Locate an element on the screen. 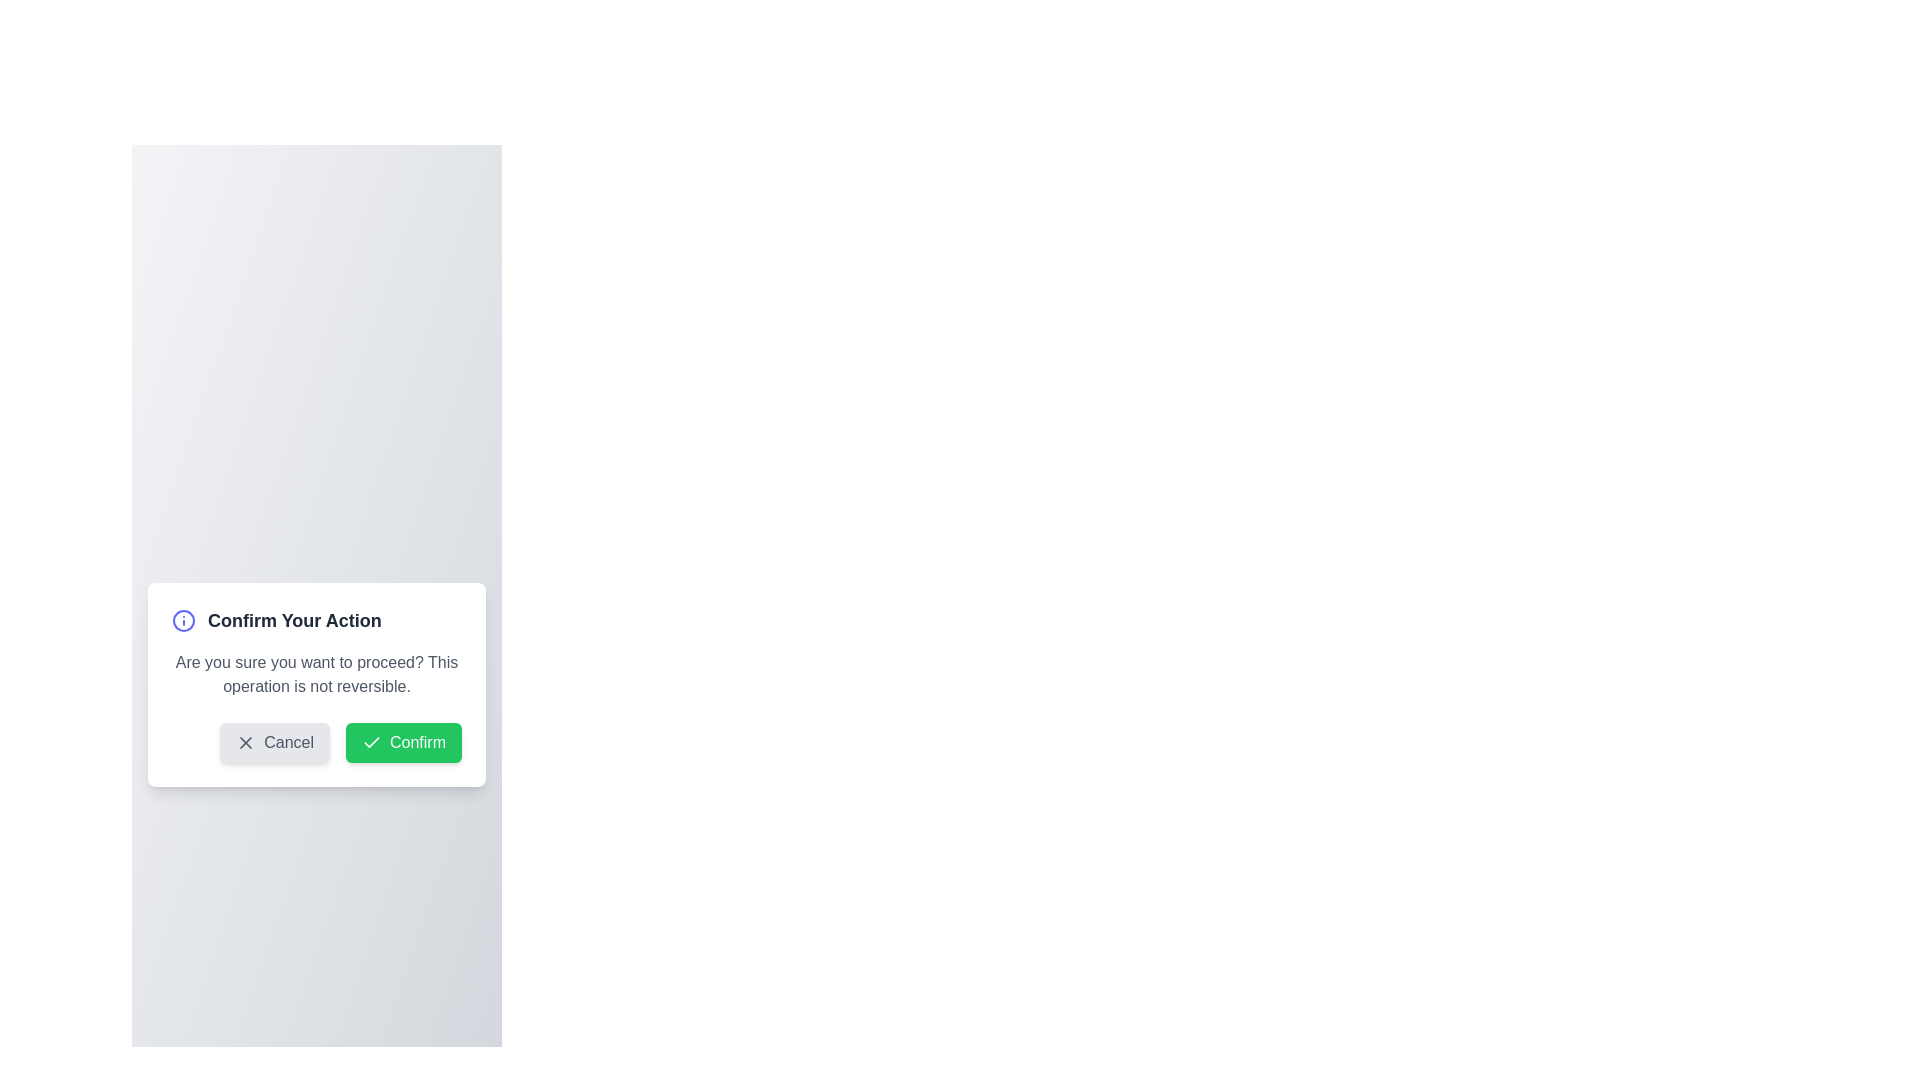 The image size is (1920, 1080). the 'Confirm' button with a green background and a checkmark icon to confirm the action is located at coordinates (402, 743).